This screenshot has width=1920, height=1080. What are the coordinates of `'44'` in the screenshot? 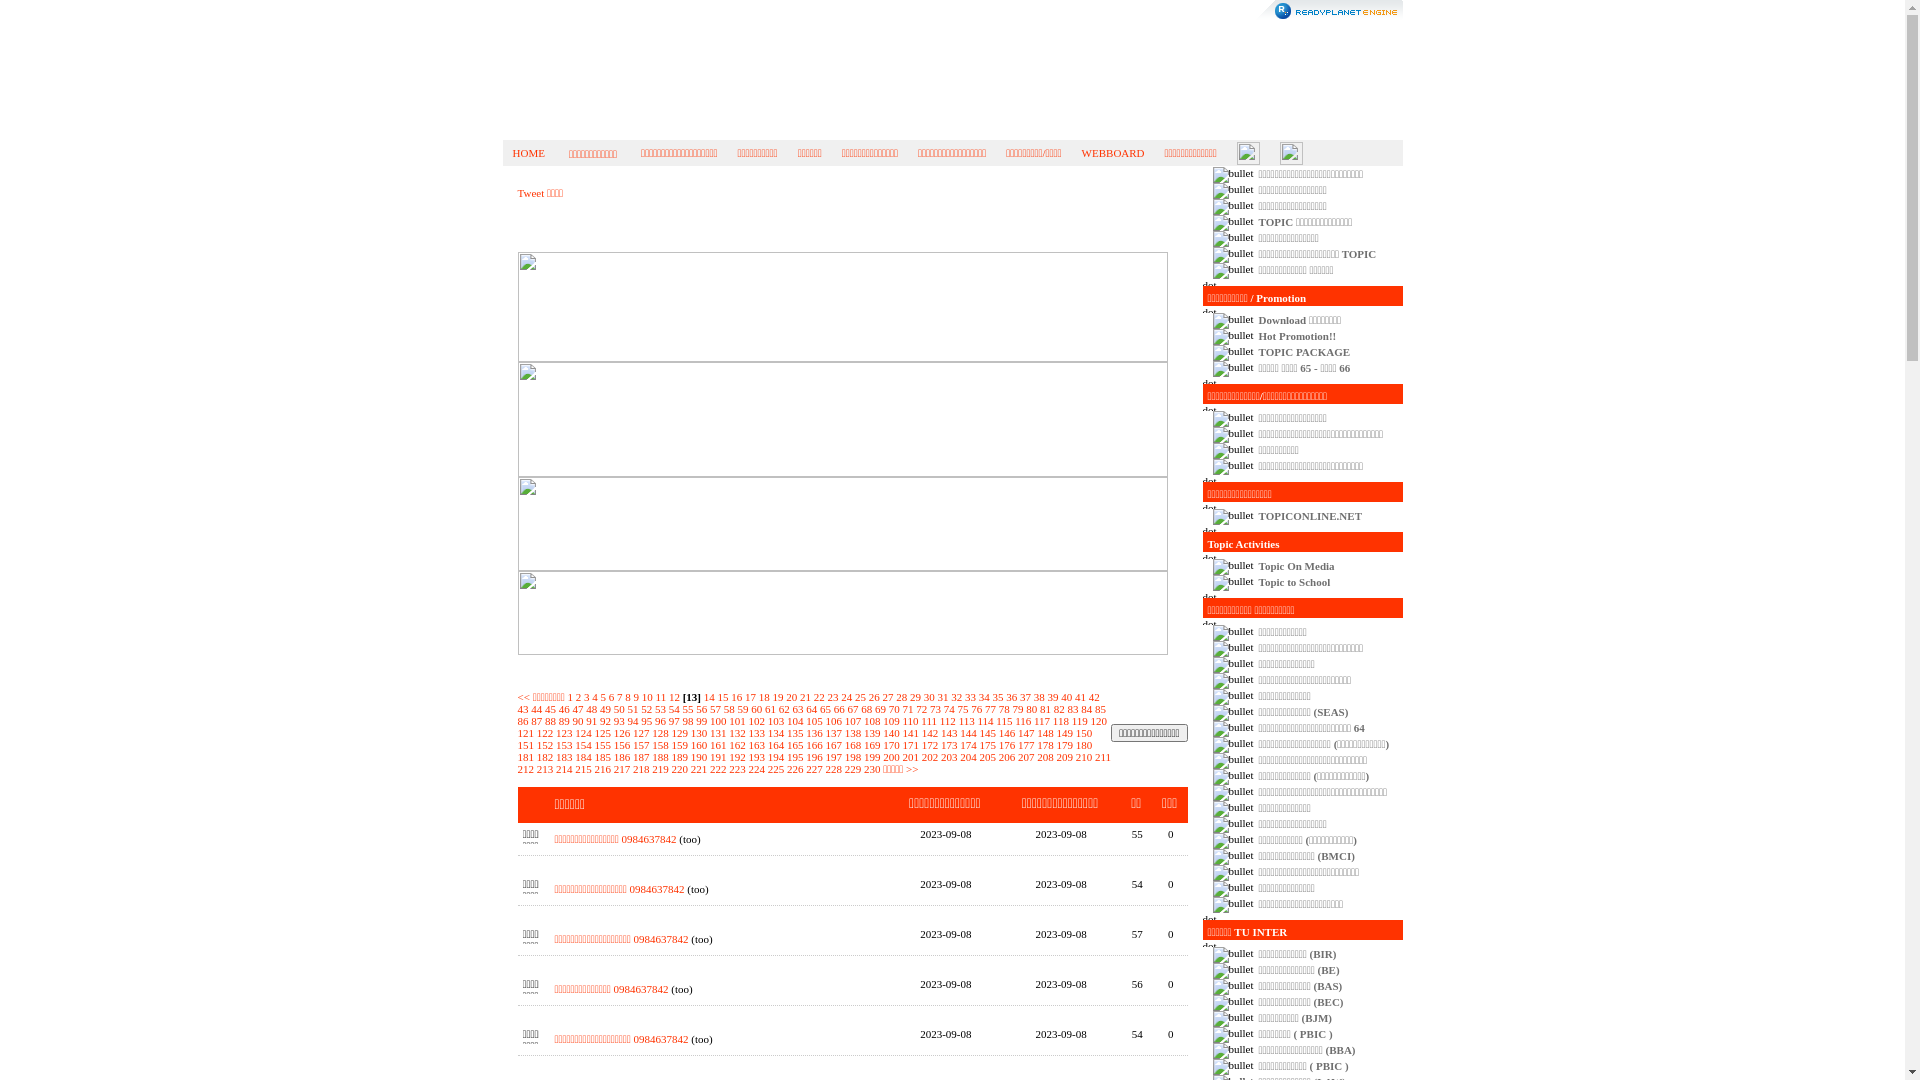 It's located at (536, 708).